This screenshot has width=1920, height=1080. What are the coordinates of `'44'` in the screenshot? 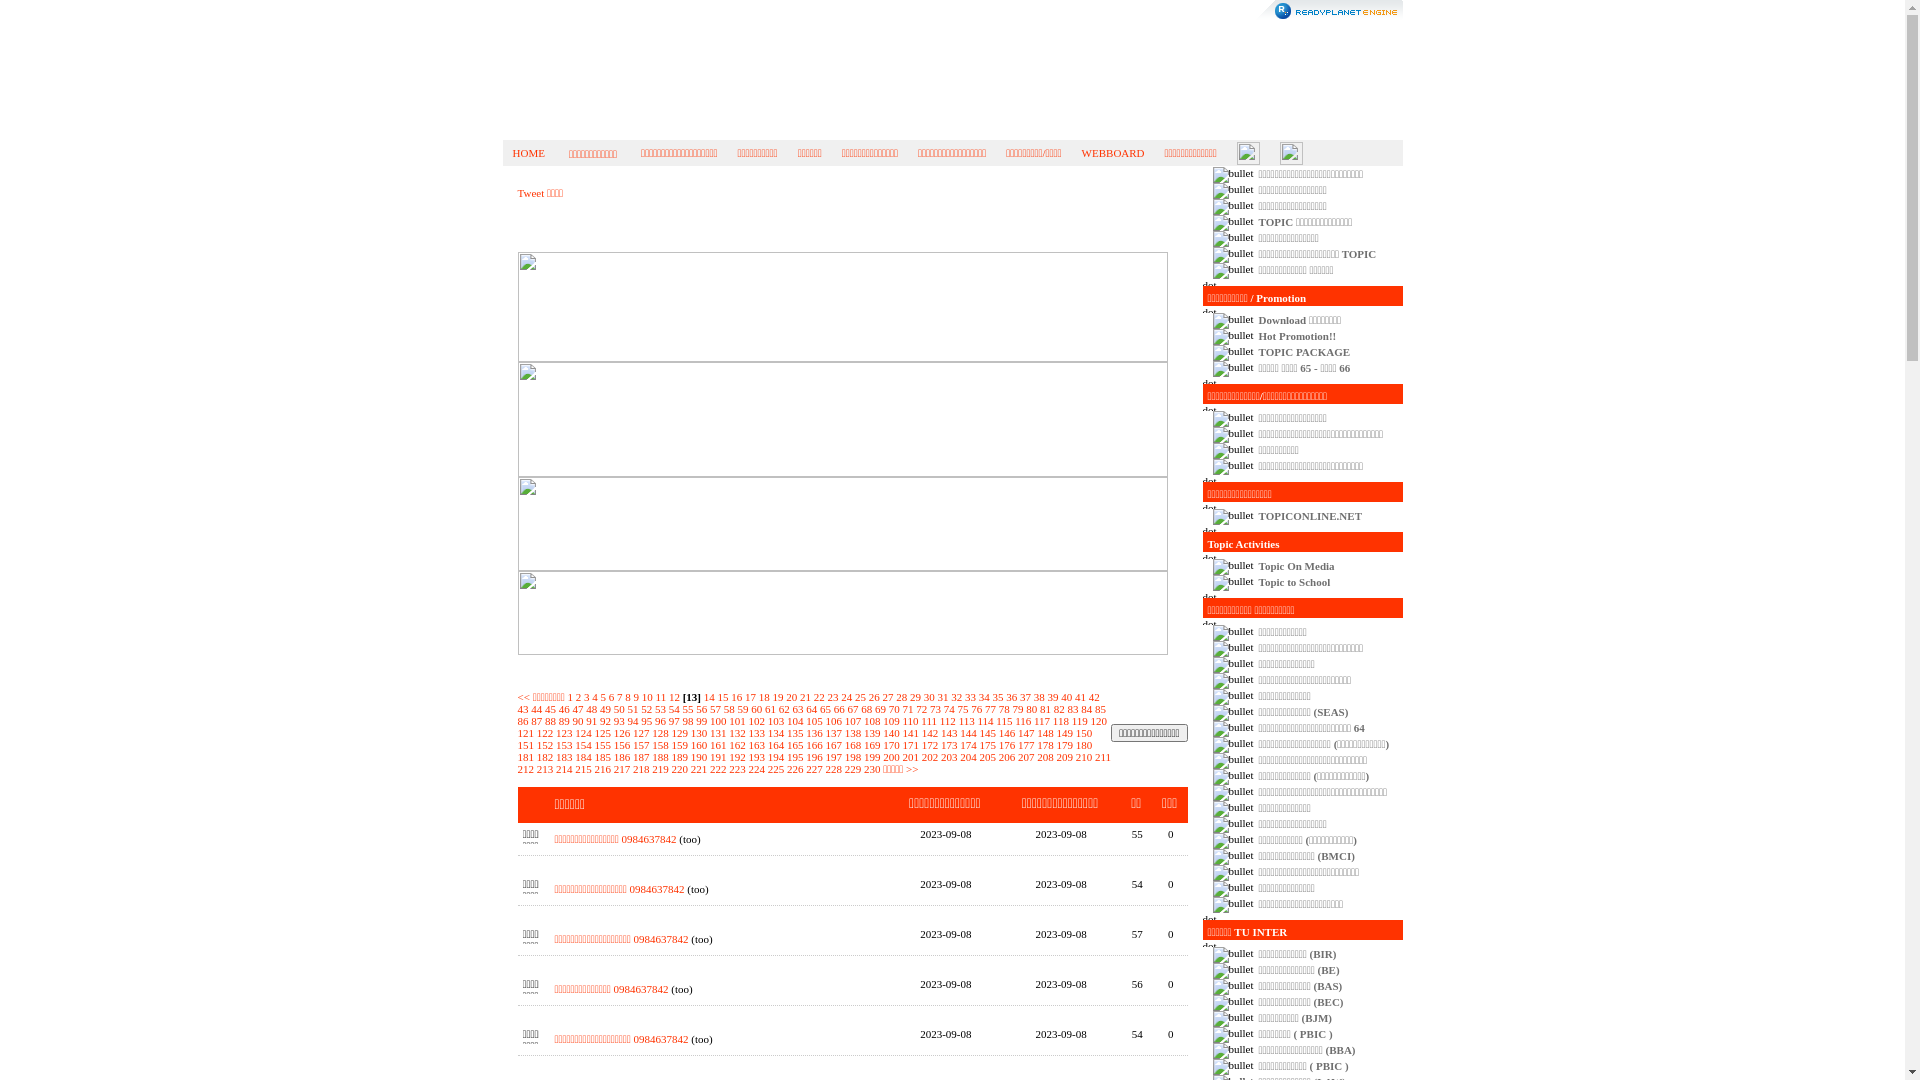 It's located at (536, 708).